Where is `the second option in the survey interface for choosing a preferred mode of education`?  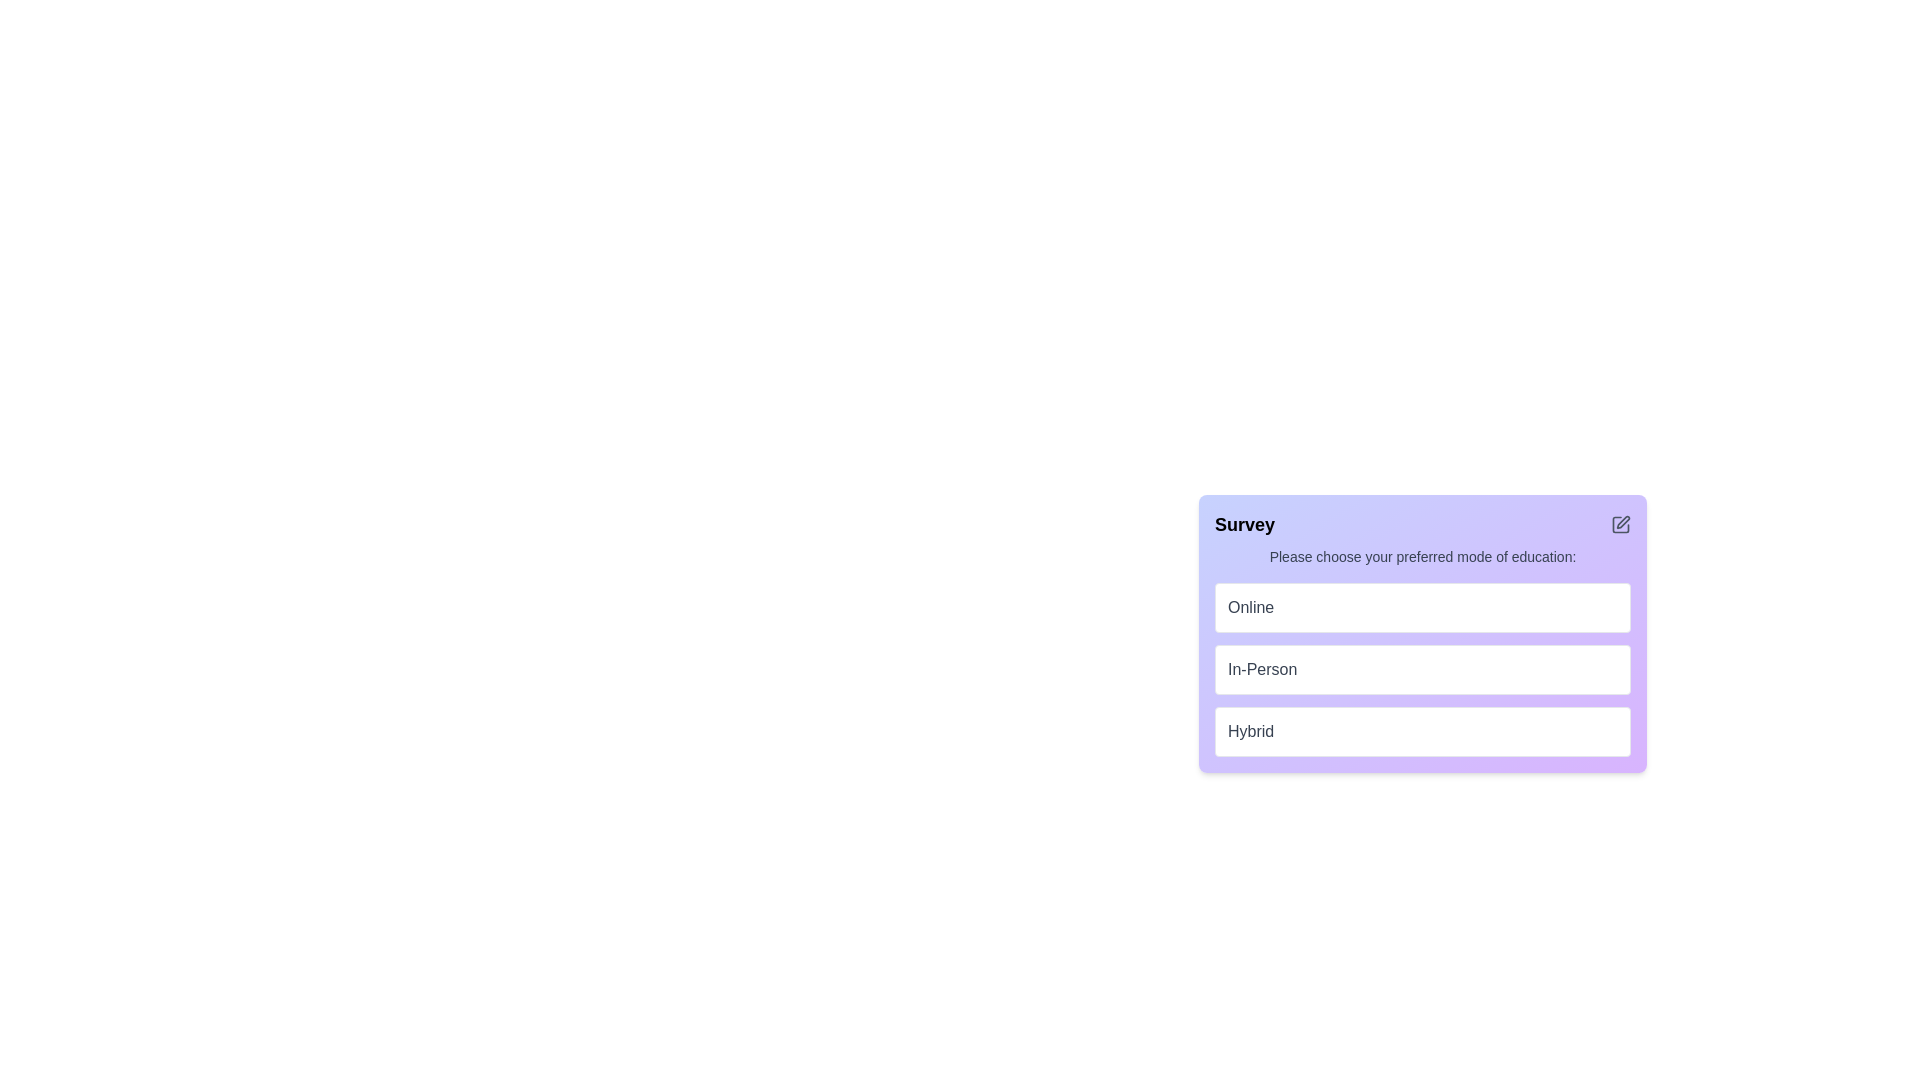 the second option in the survey interface for choosing a preferred mode of education is located at coordinates (1421, 692).